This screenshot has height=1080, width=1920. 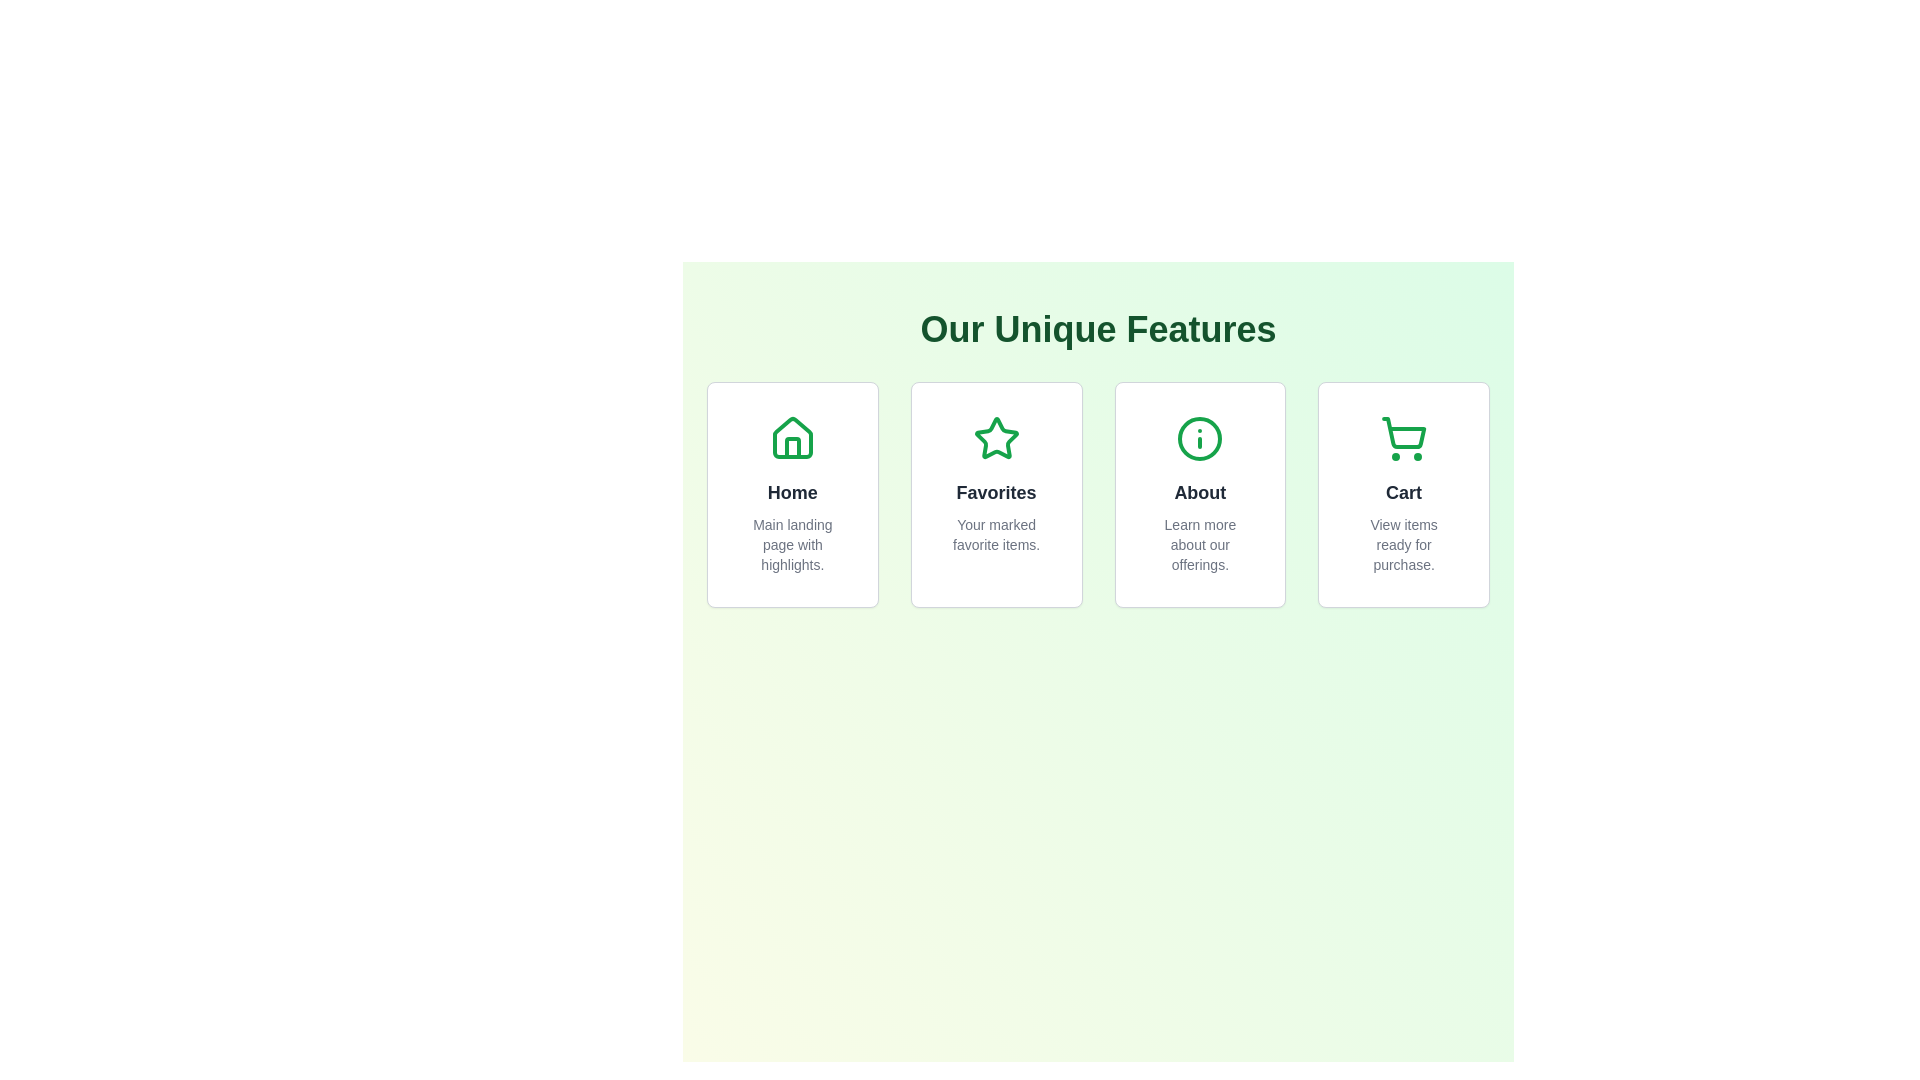 I want to click on the Text description label located beneath the 'Cart' label, which provides additional descriptive information about the 'Cart' icon, so click(x=1403, y=544).